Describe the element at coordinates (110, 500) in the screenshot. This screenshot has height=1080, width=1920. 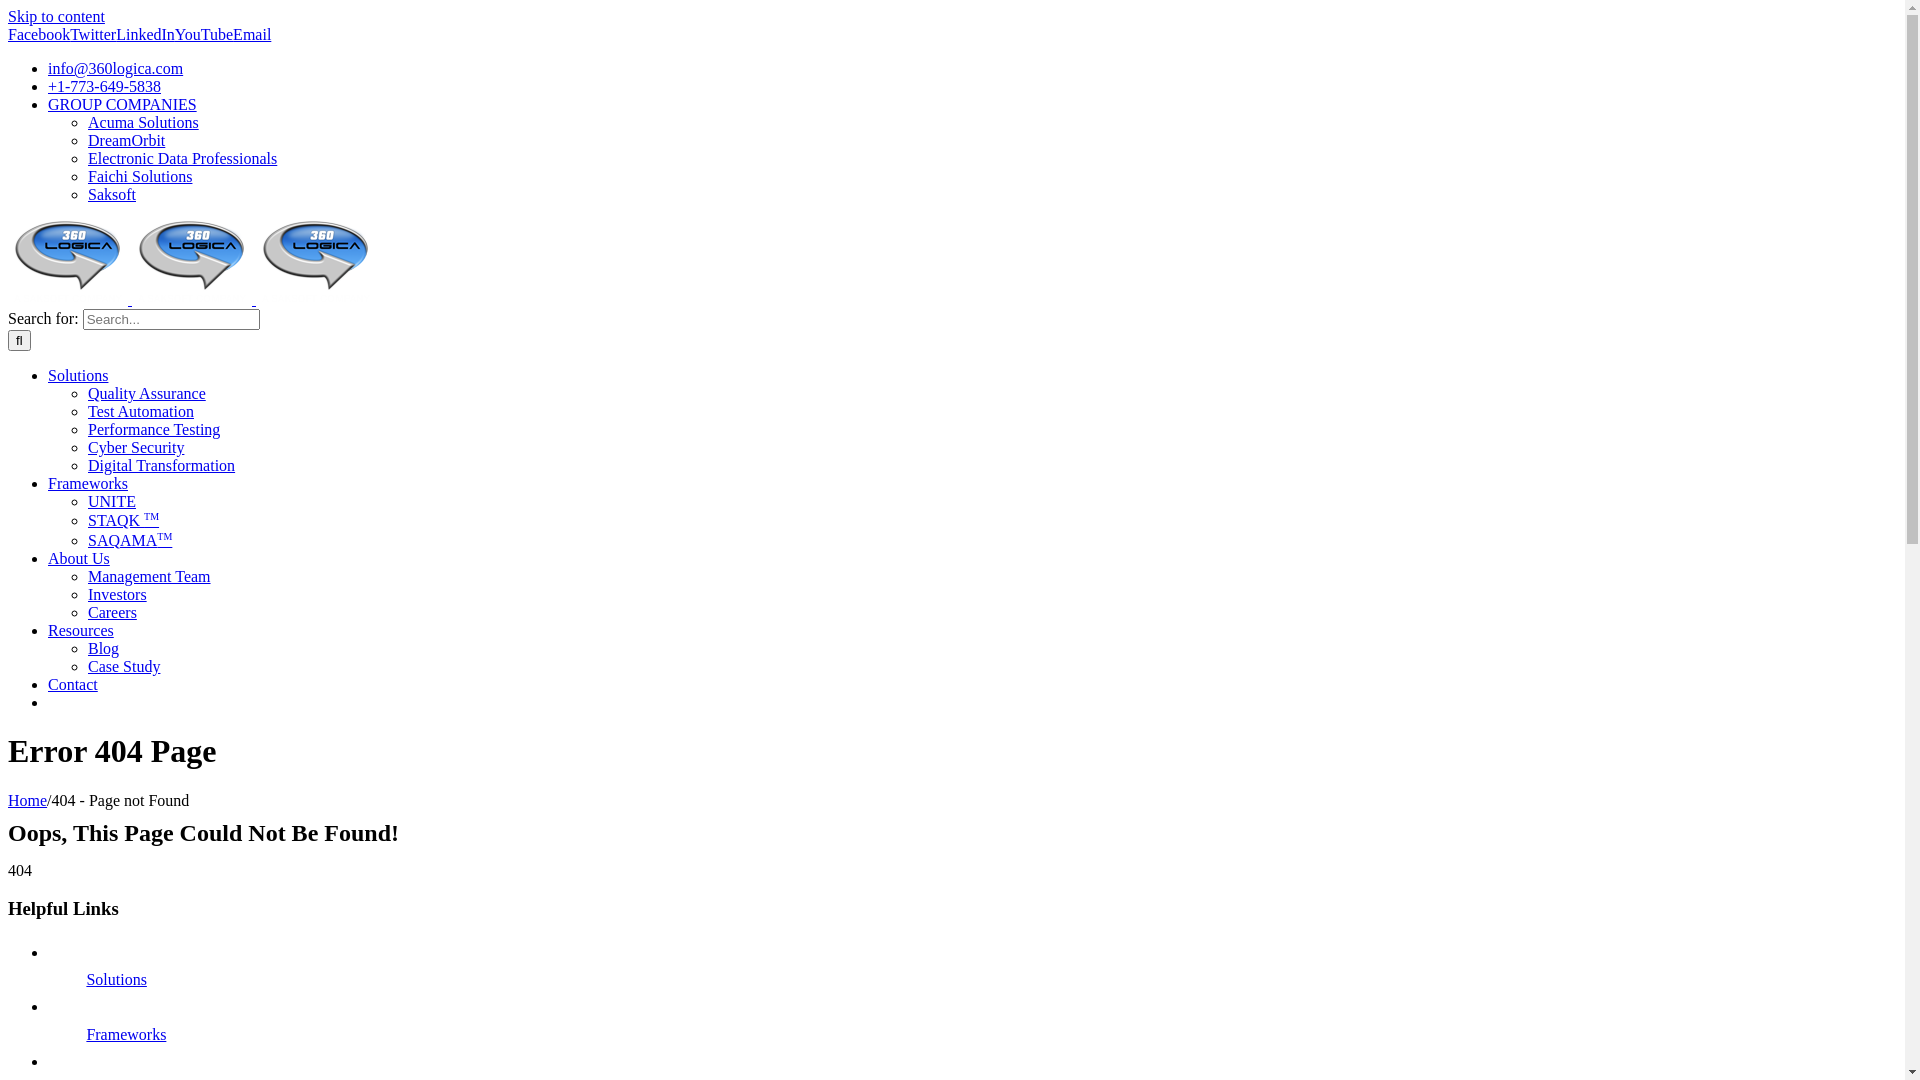
I see `'UNITE'` at that location.